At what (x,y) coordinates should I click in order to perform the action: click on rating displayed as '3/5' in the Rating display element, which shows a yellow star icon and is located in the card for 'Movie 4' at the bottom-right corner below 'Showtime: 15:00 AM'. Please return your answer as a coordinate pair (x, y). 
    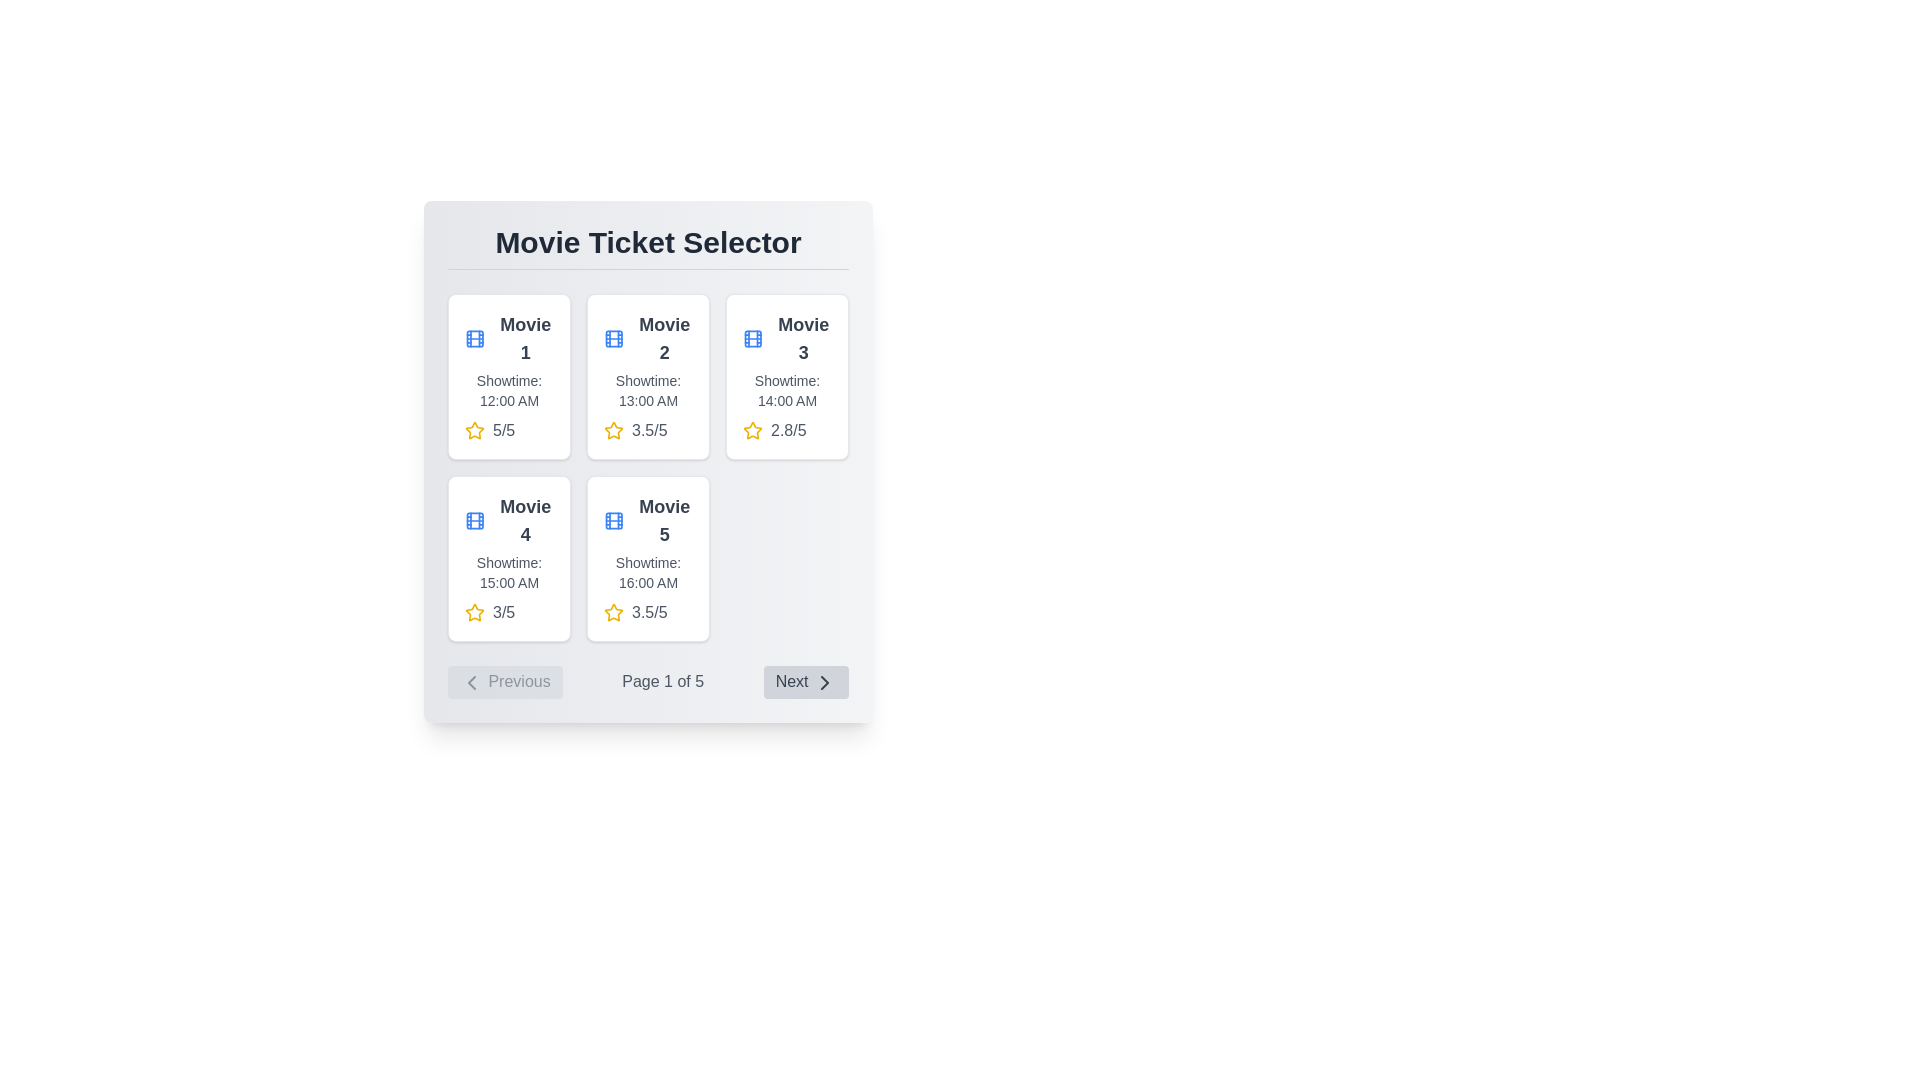
    Looking at the image, I should click on (509, 612).